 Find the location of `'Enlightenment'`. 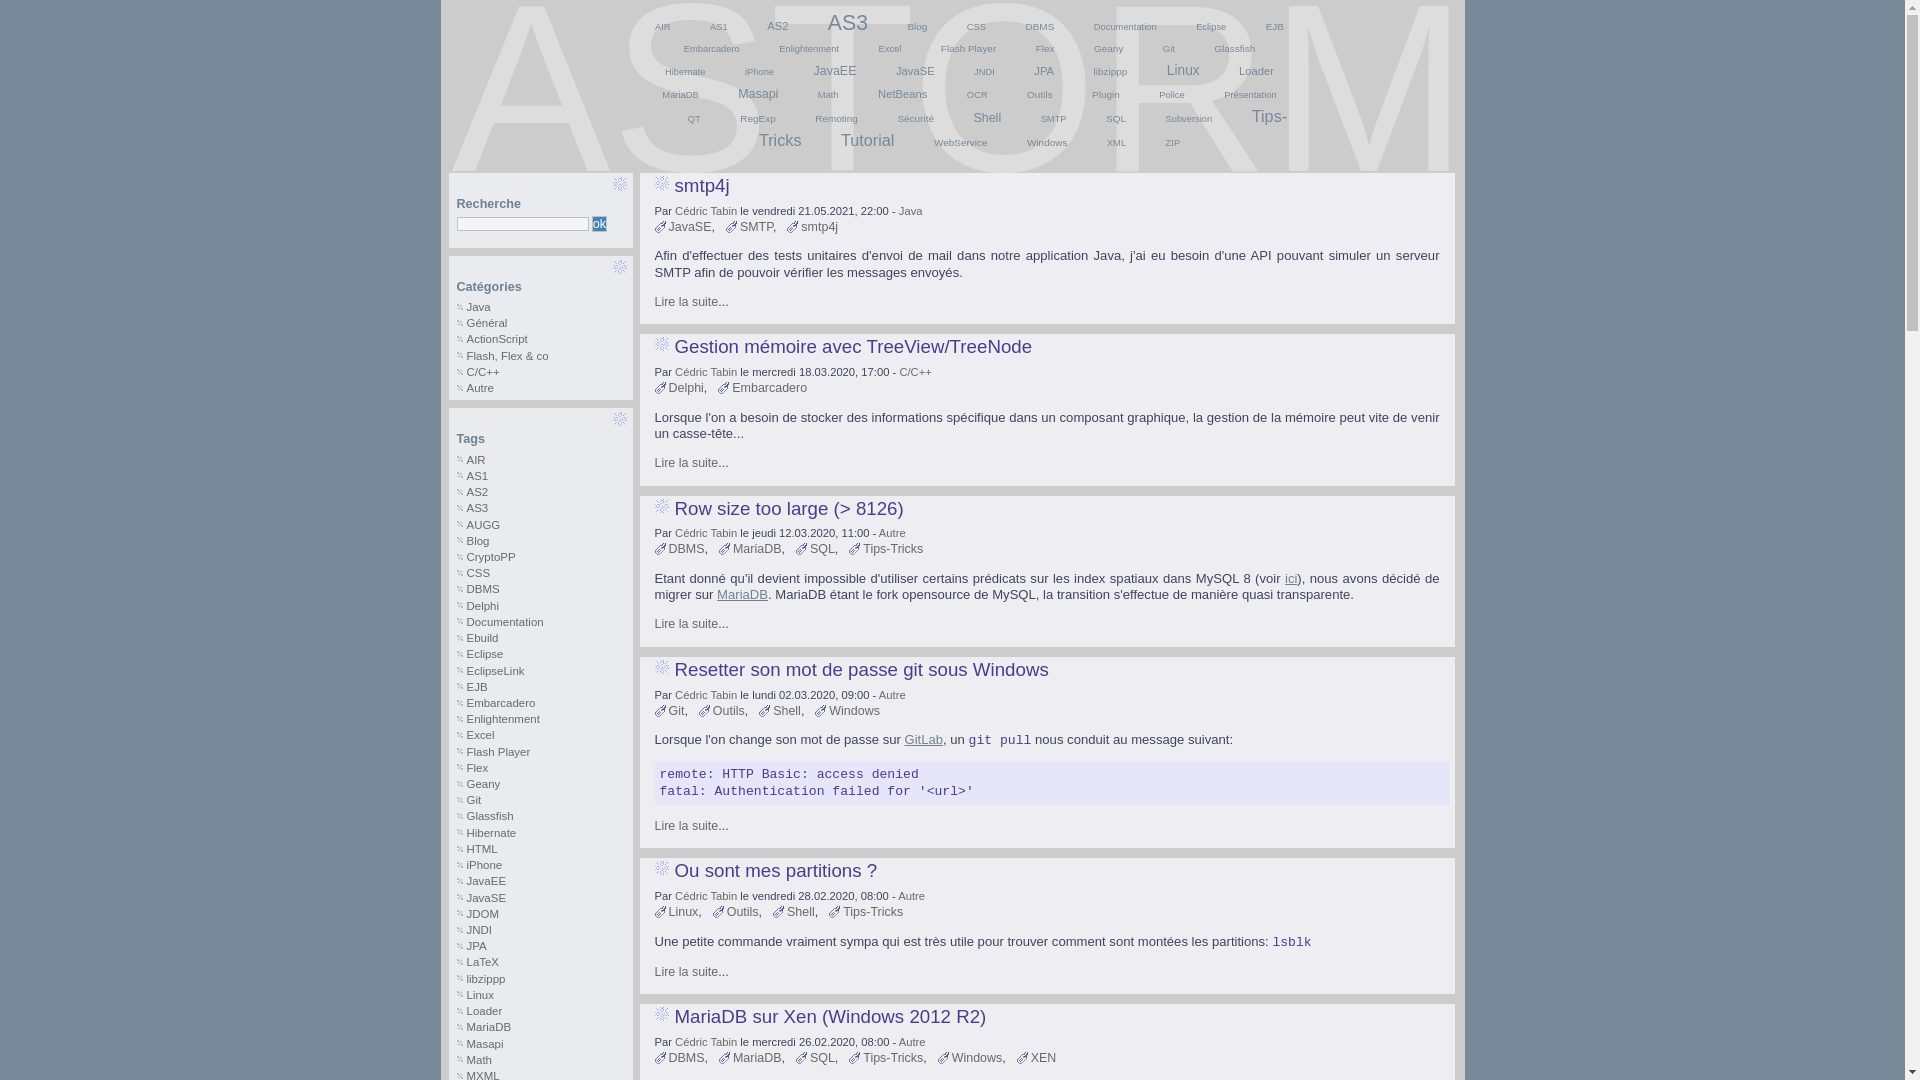

'Enlightenment' is located at coordinates (809, 48).